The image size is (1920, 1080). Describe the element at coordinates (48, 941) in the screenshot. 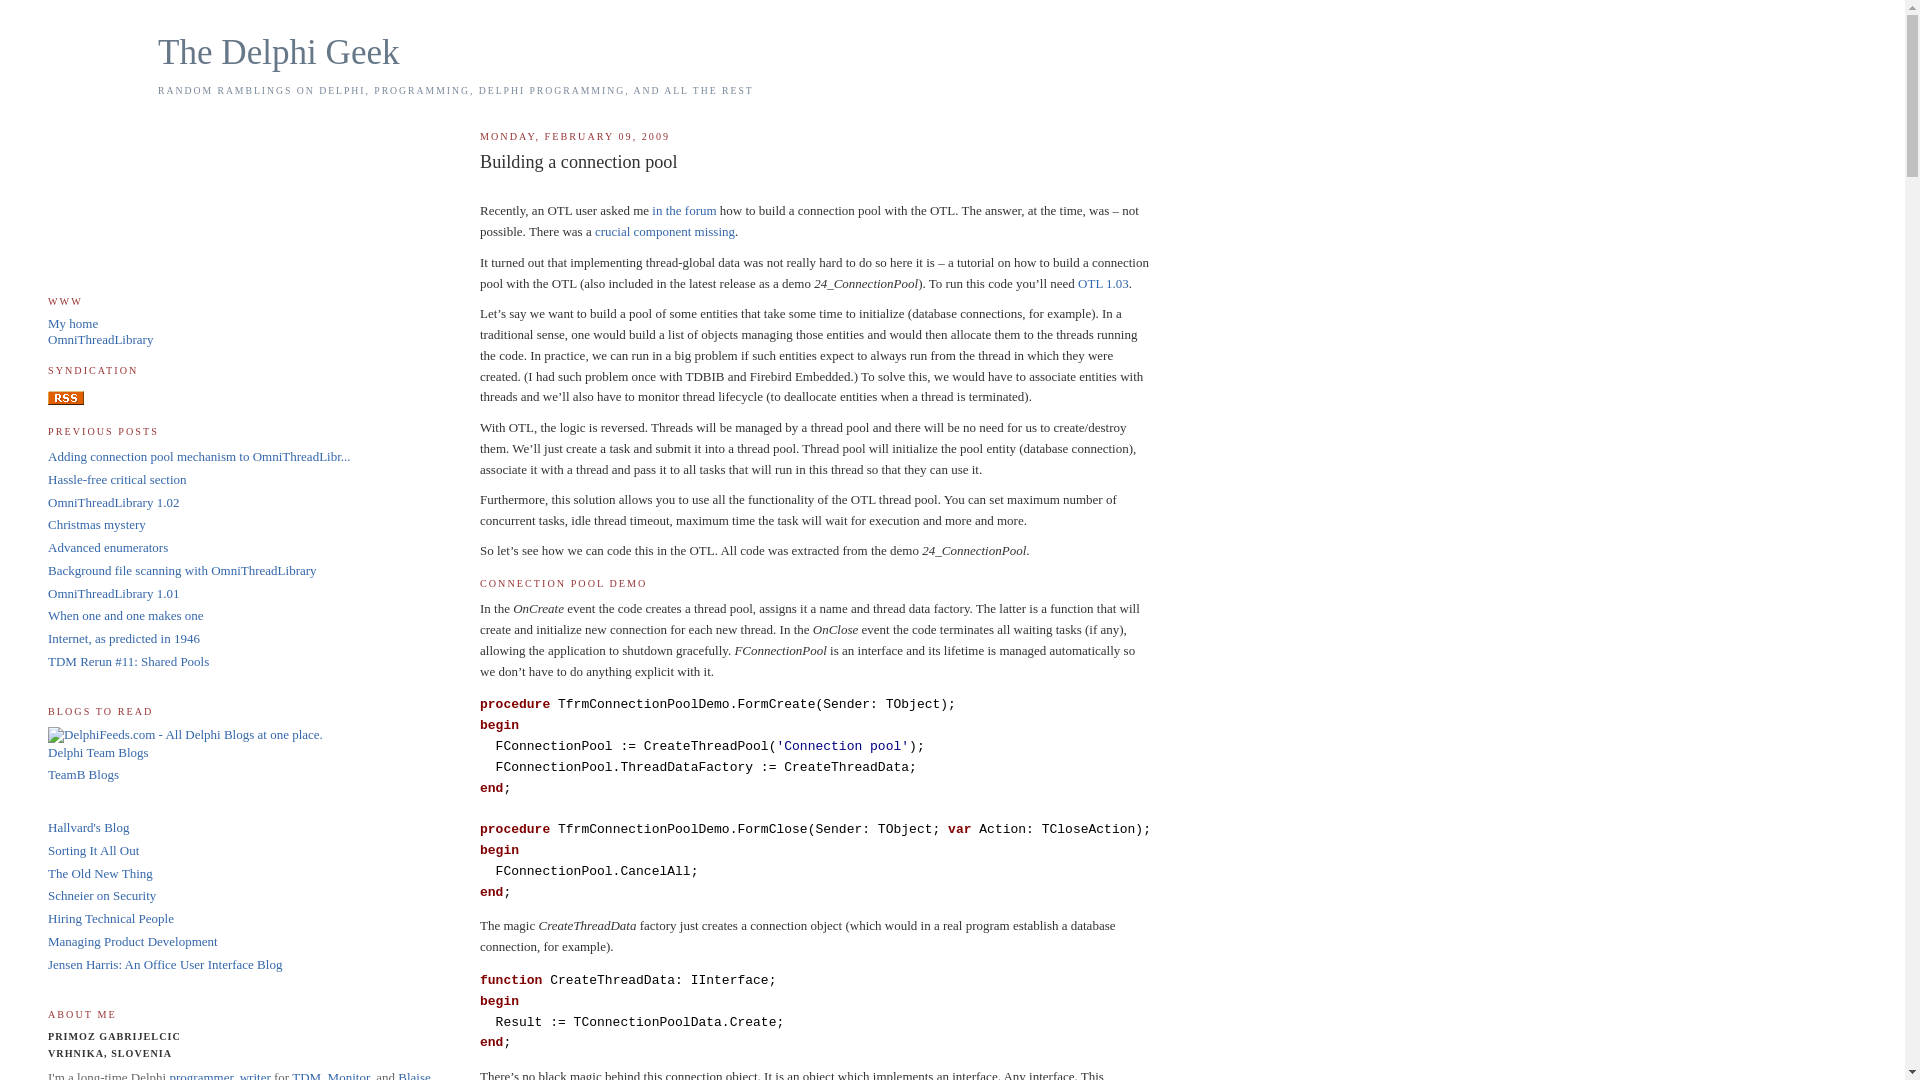

I see `'Managing Product Development'` at that location.